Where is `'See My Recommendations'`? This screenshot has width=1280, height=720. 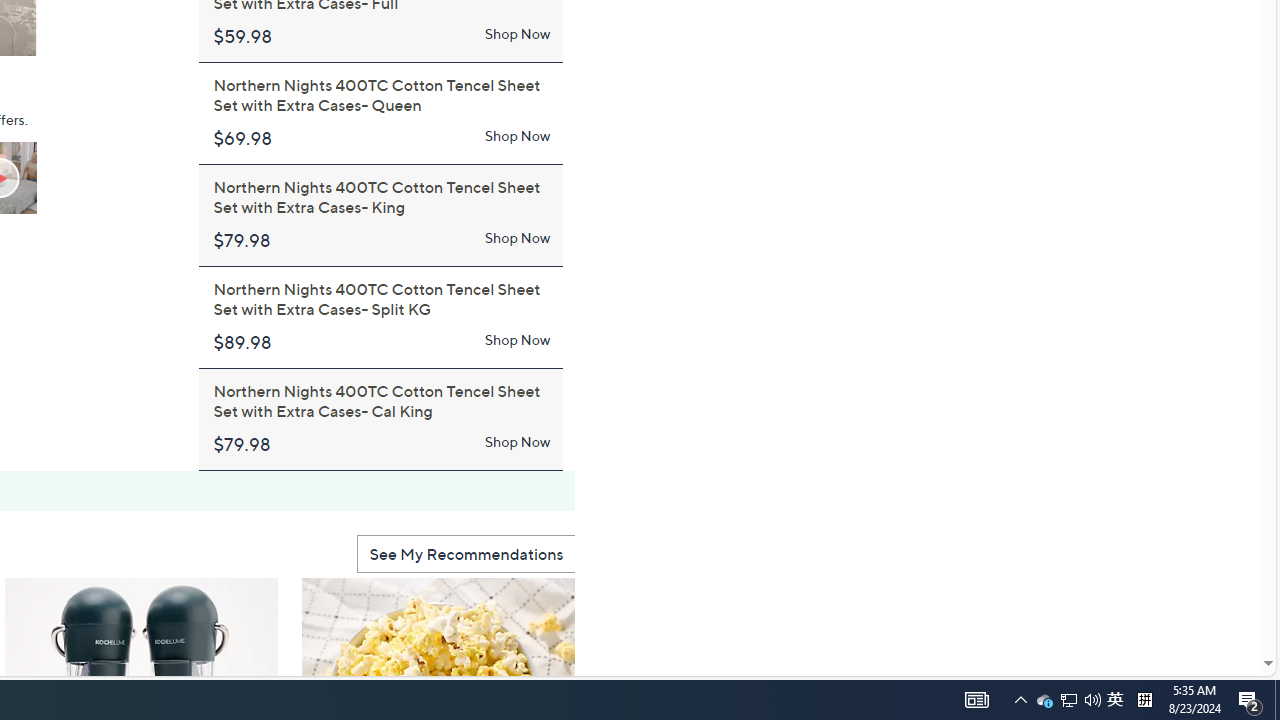
'See My Recommendations' is located at coordinates (465, 553).